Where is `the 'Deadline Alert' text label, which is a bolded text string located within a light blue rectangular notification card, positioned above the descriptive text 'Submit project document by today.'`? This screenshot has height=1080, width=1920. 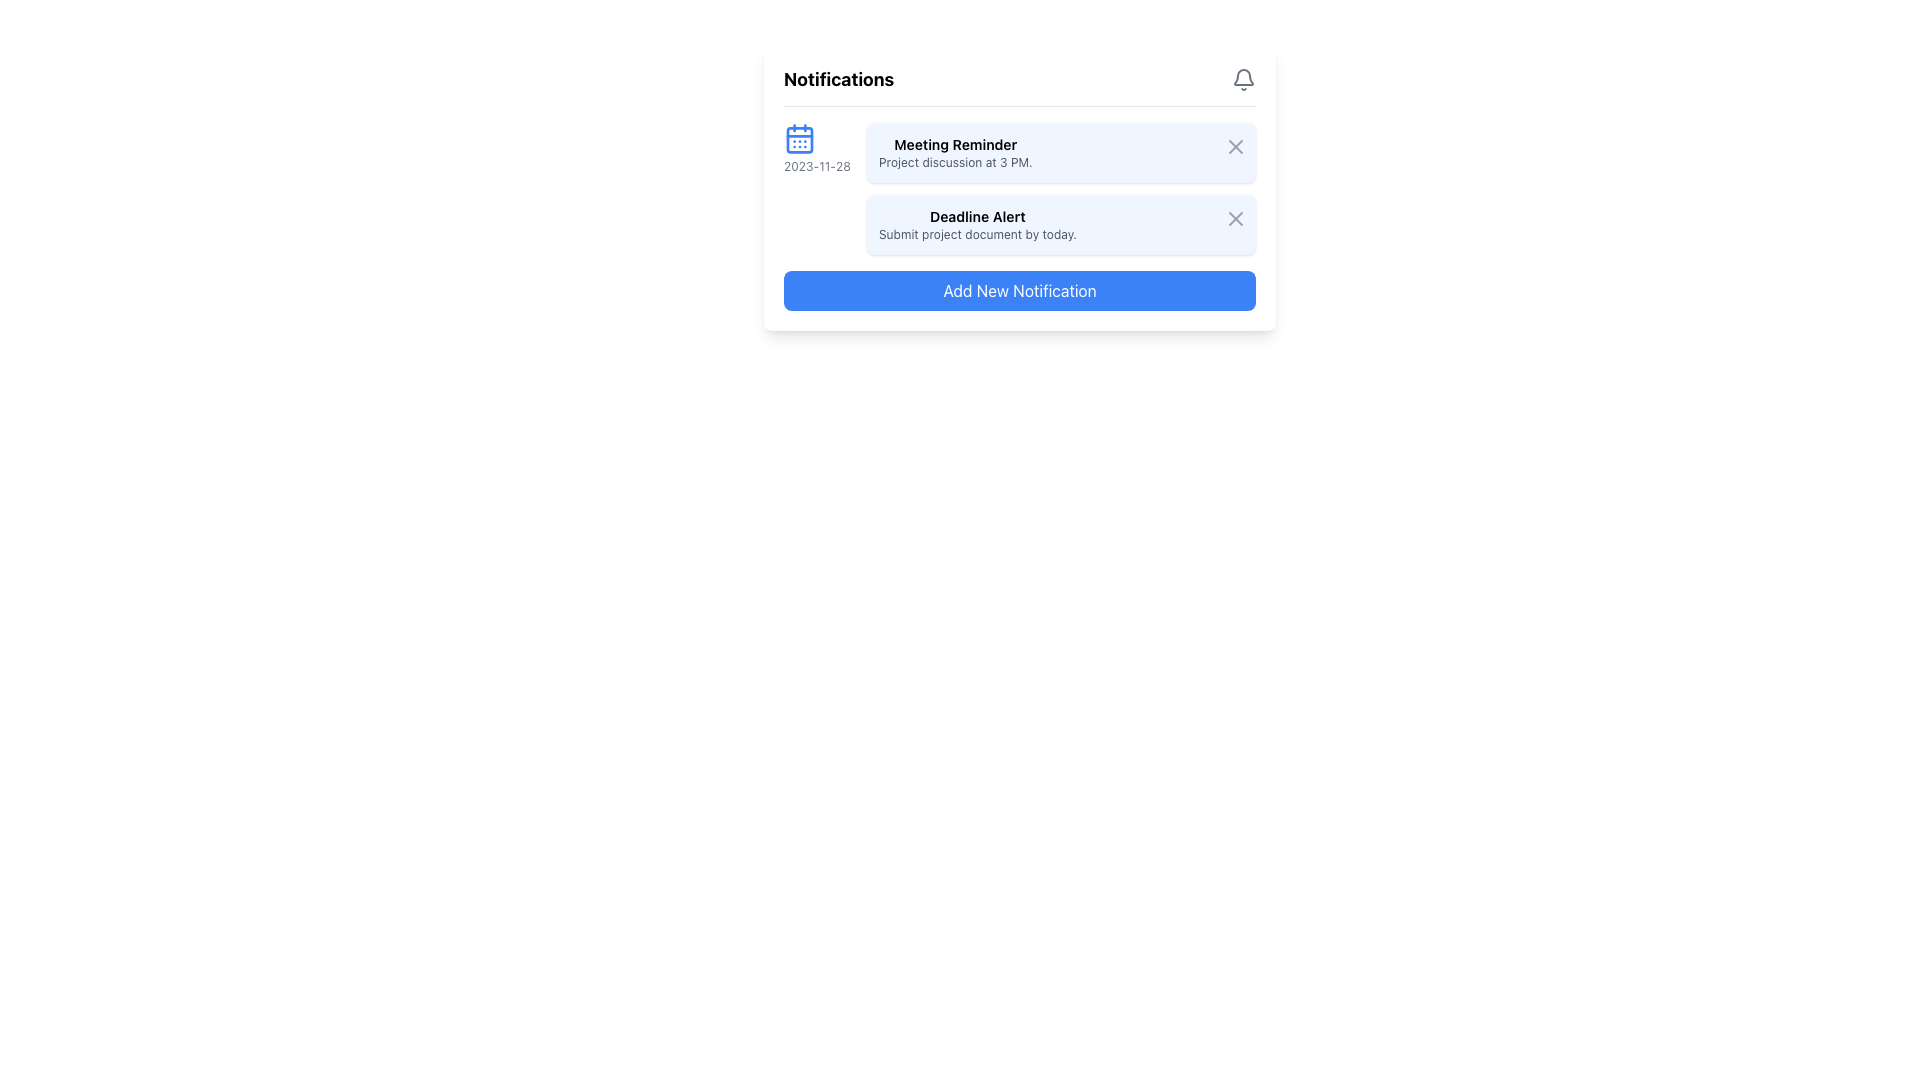 the 'Deadline Alert' text label, which is a bolded text string located within a light blue rectangular notification card, positioned above the descriptive text 'Submit project document by today.' is located at coordinates (977, 216).